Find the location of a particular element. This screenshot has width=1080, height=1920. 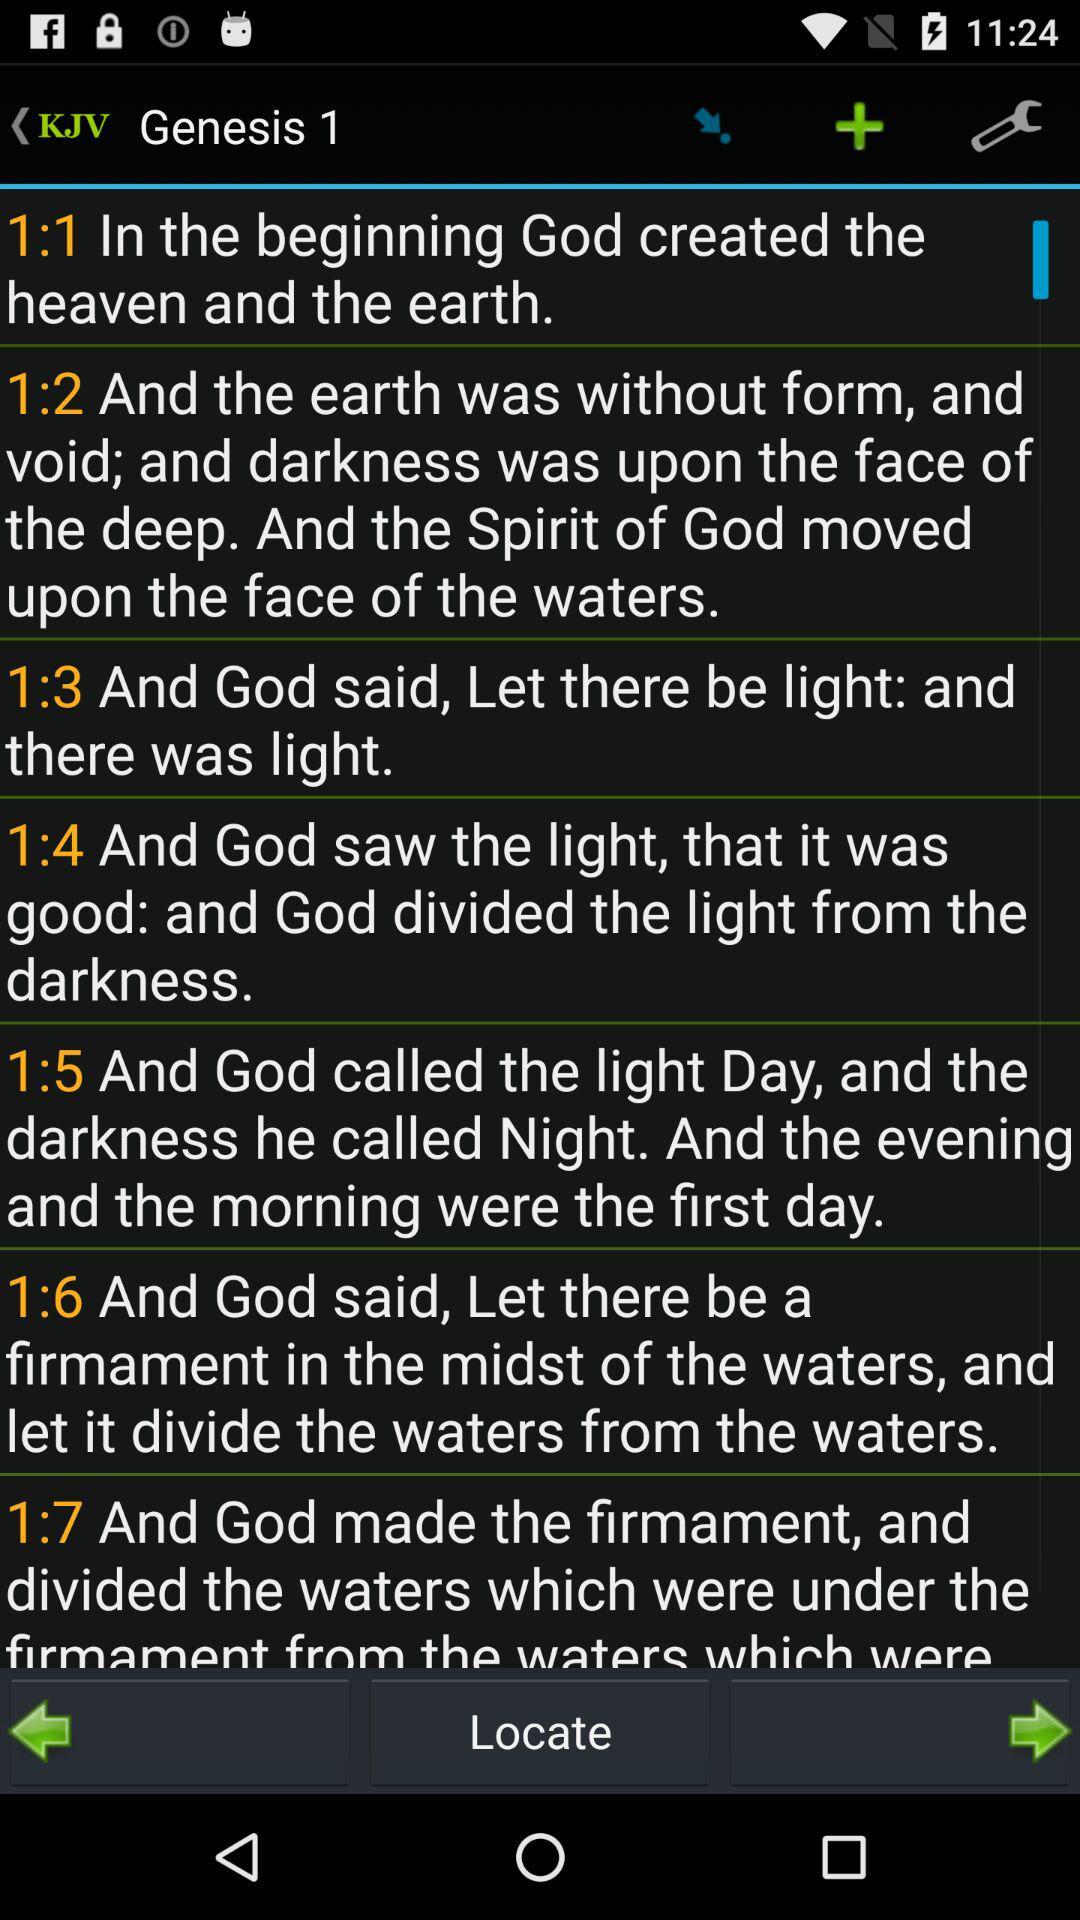

go forward is located at coordinates (898, 1730).